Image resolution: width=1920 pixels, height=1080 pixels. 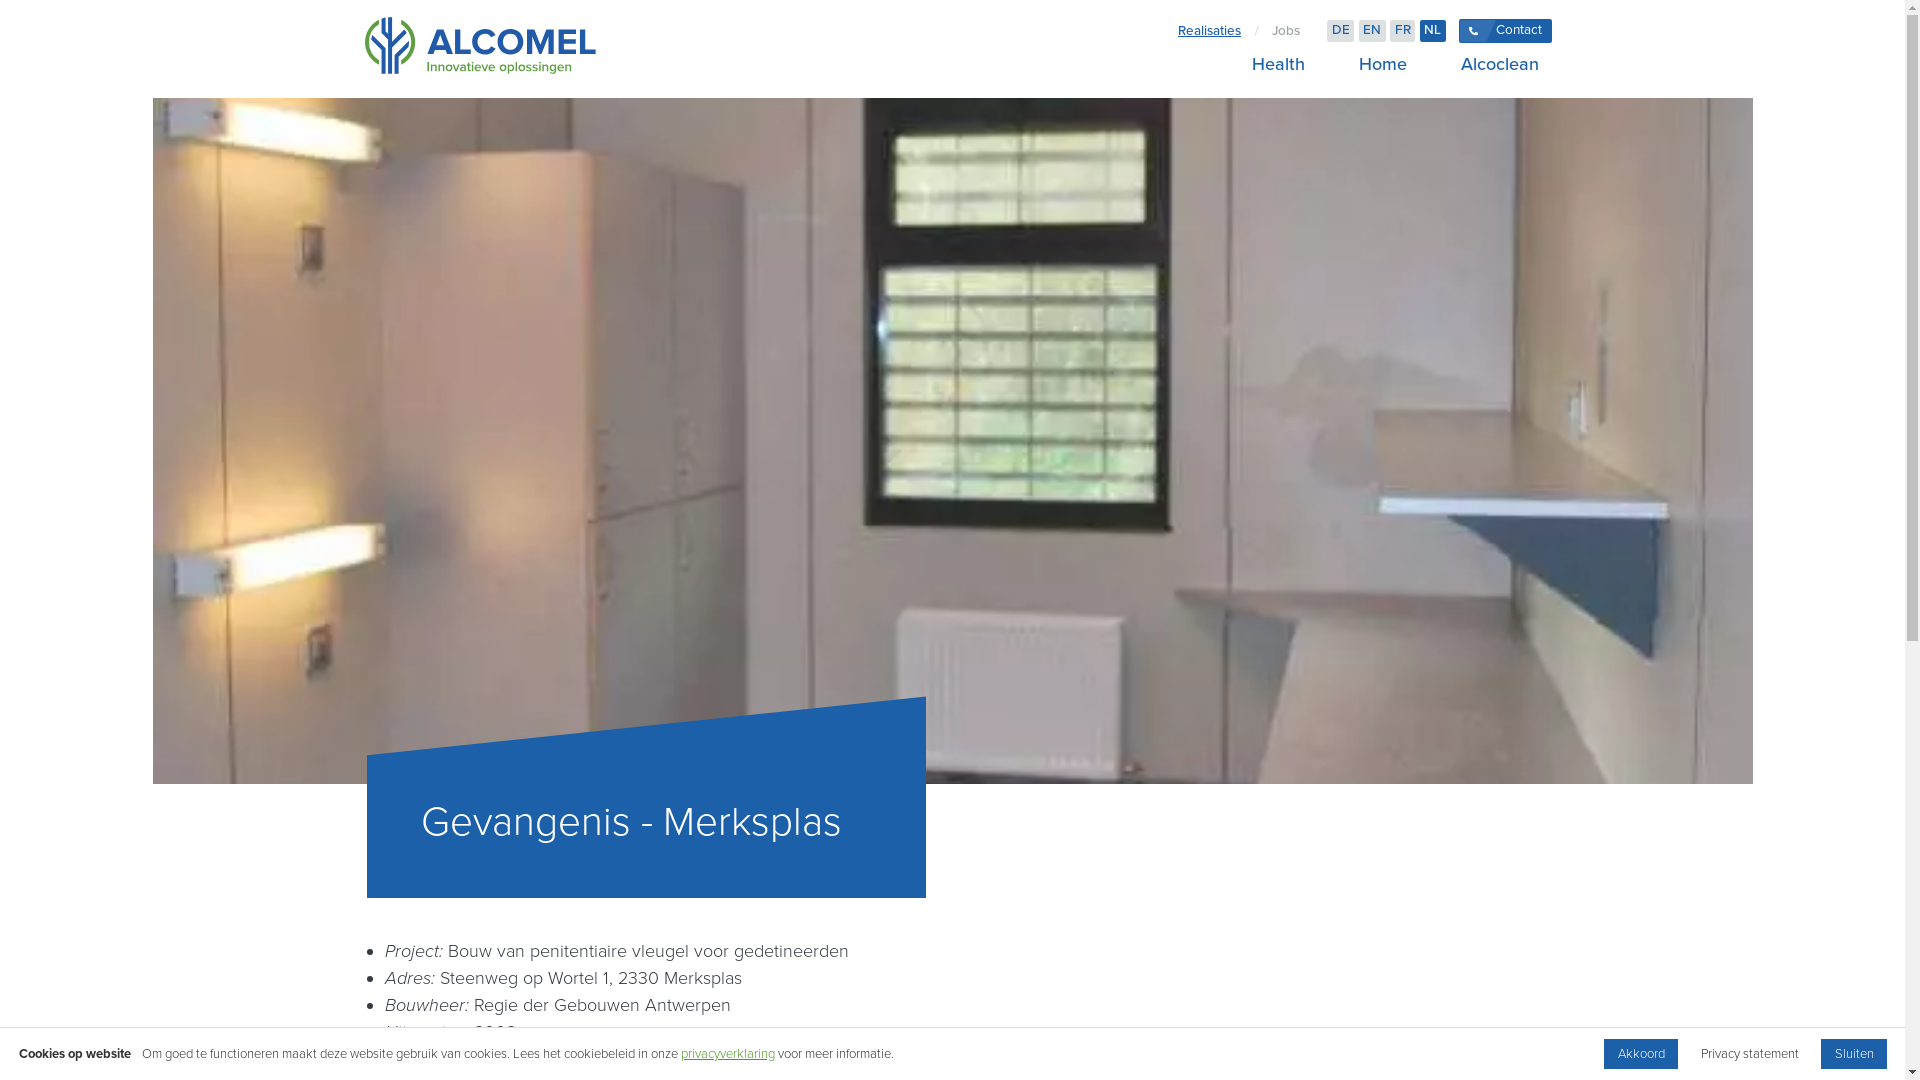 What do you see at coordinates (1641, 1052) in the screenshot?
I see `'Akkoord'` at bounding box center [1641, 1052].